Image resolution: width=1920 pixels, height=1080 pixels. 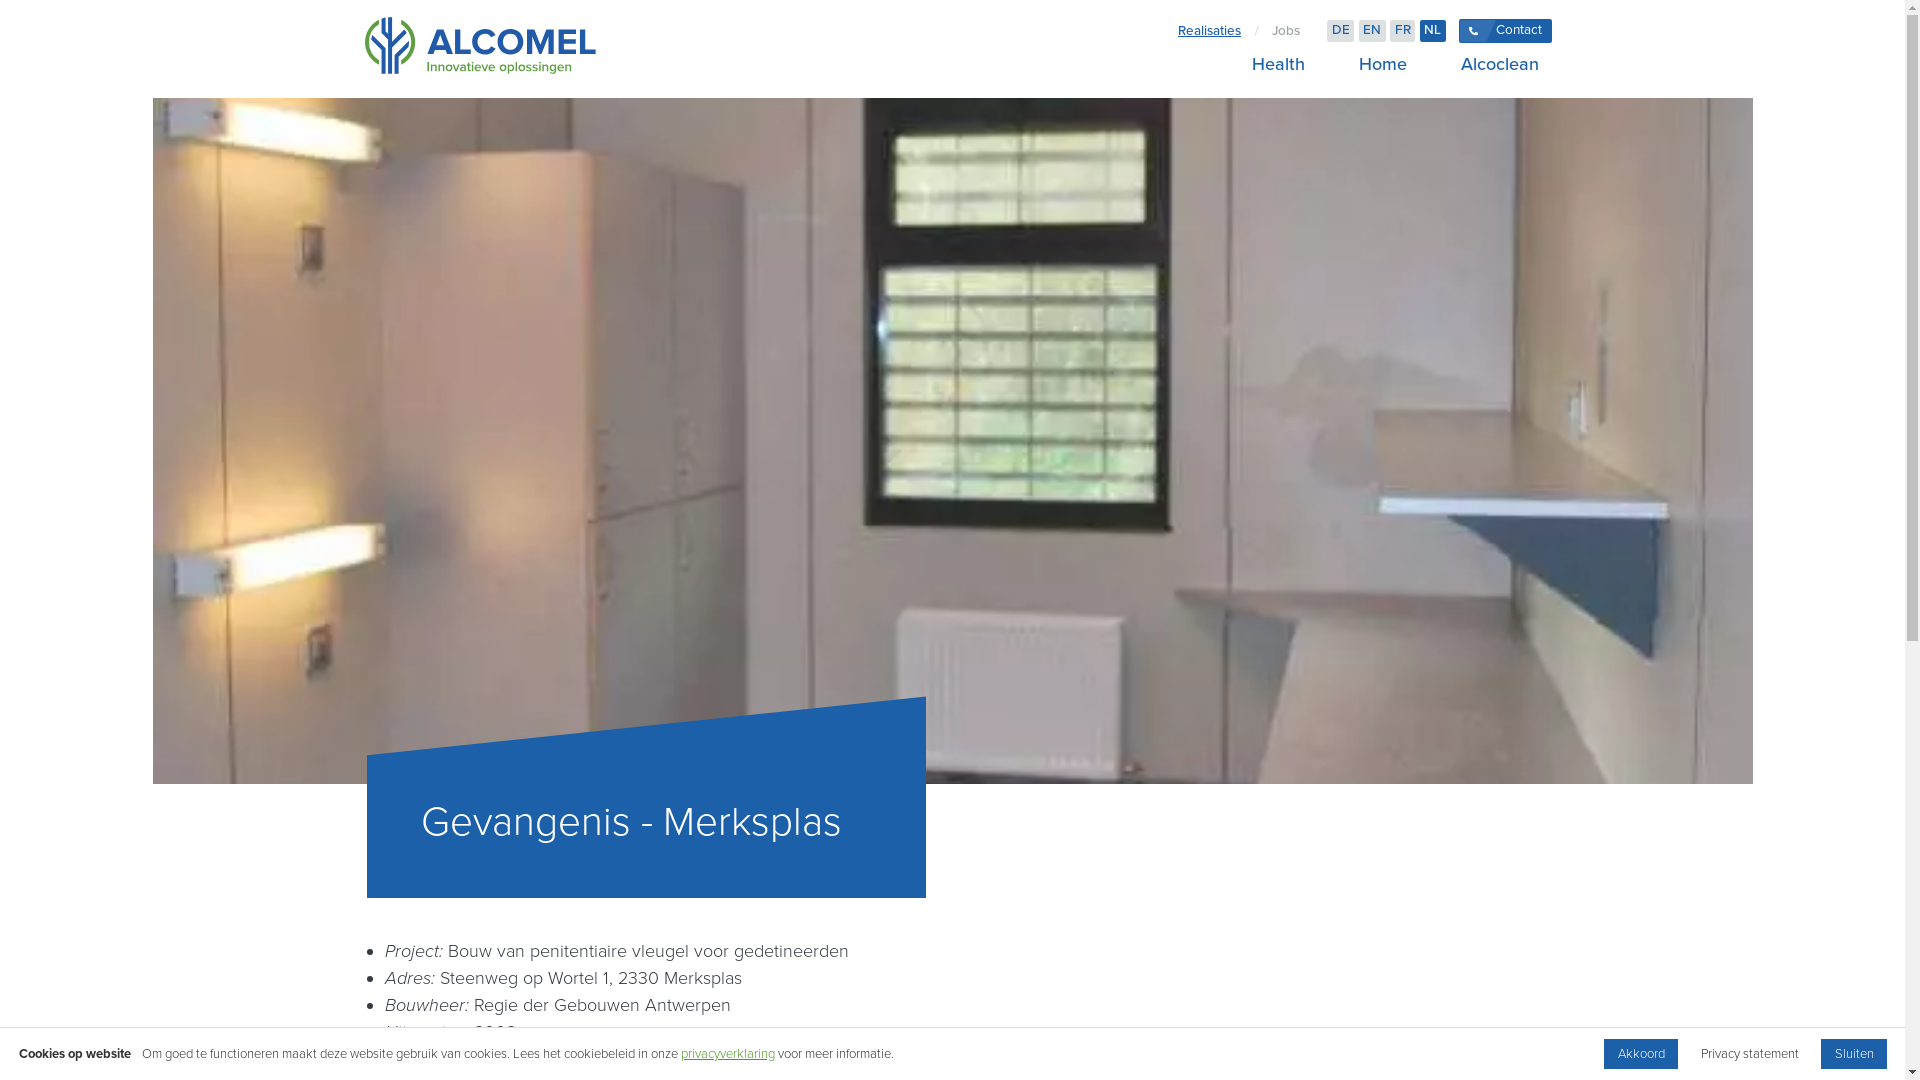 What do you see at coordinates (1641, 1052) in the screenshot?
I see `'Akkoord'` at bounding box center [1641, 1052].